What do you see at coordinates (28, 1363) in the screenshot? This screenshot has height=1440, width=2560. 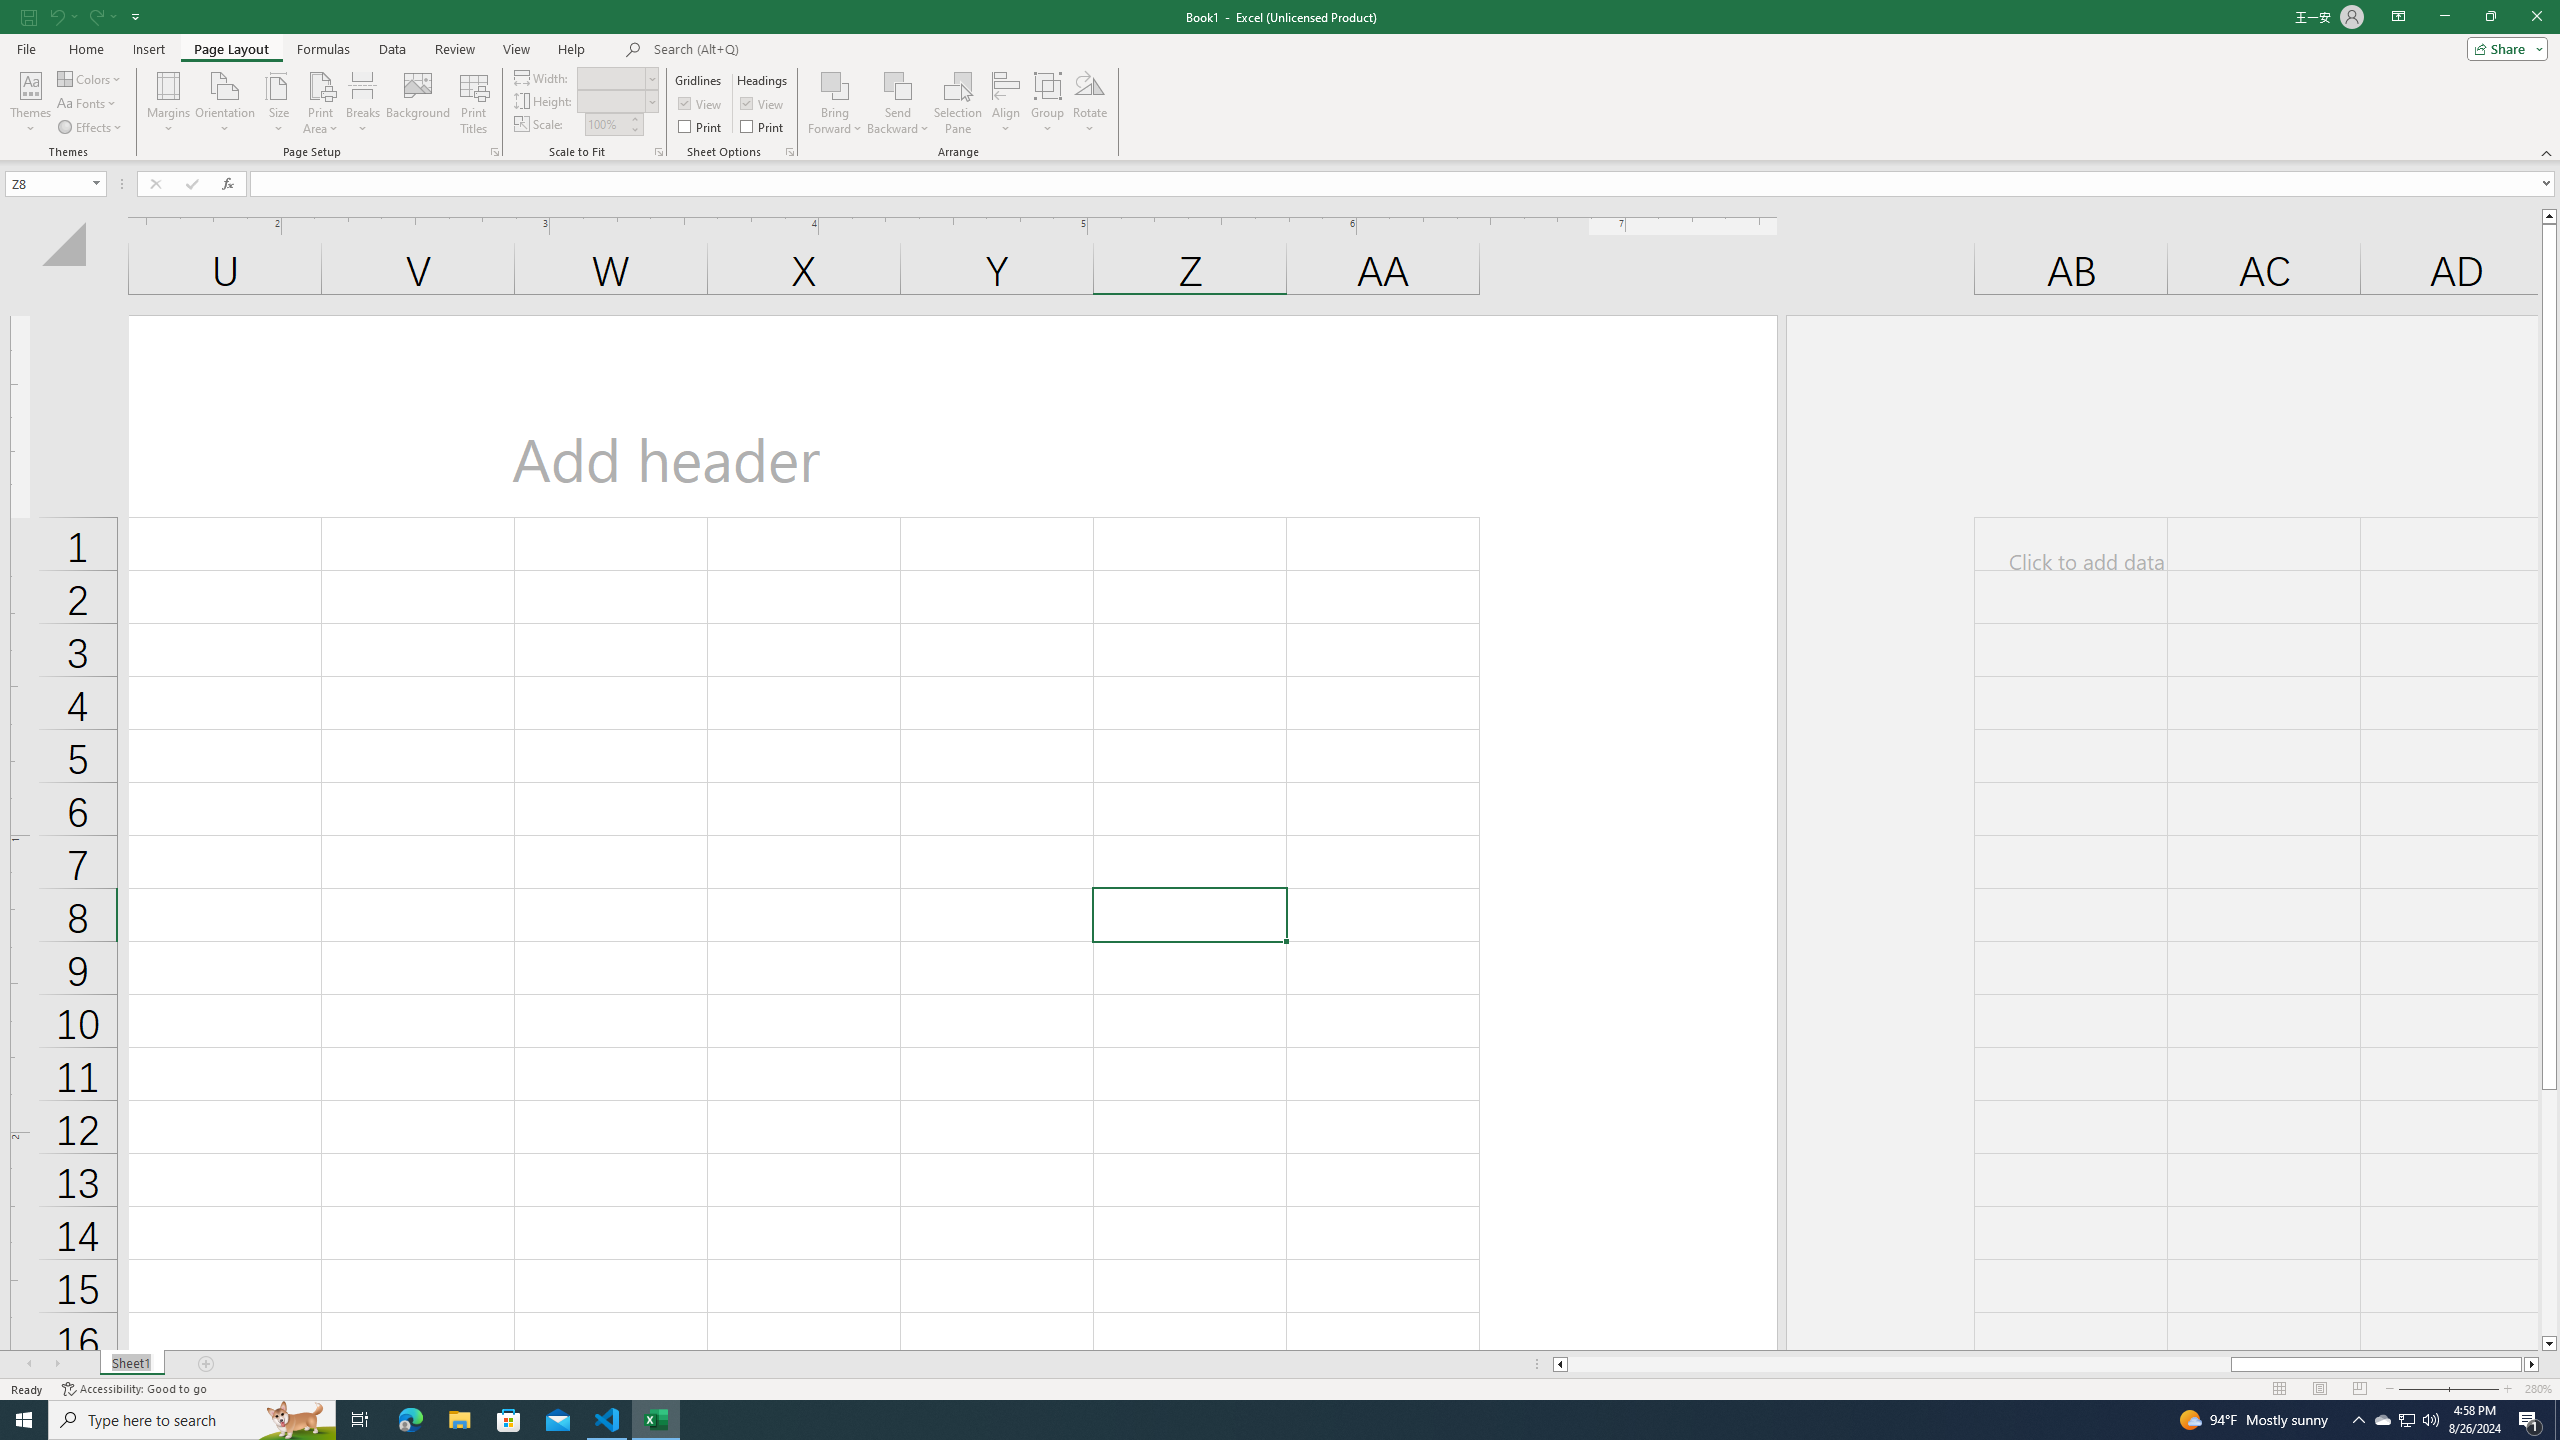 I see `'Scroll Left'` at bounding box center [28, 1363].